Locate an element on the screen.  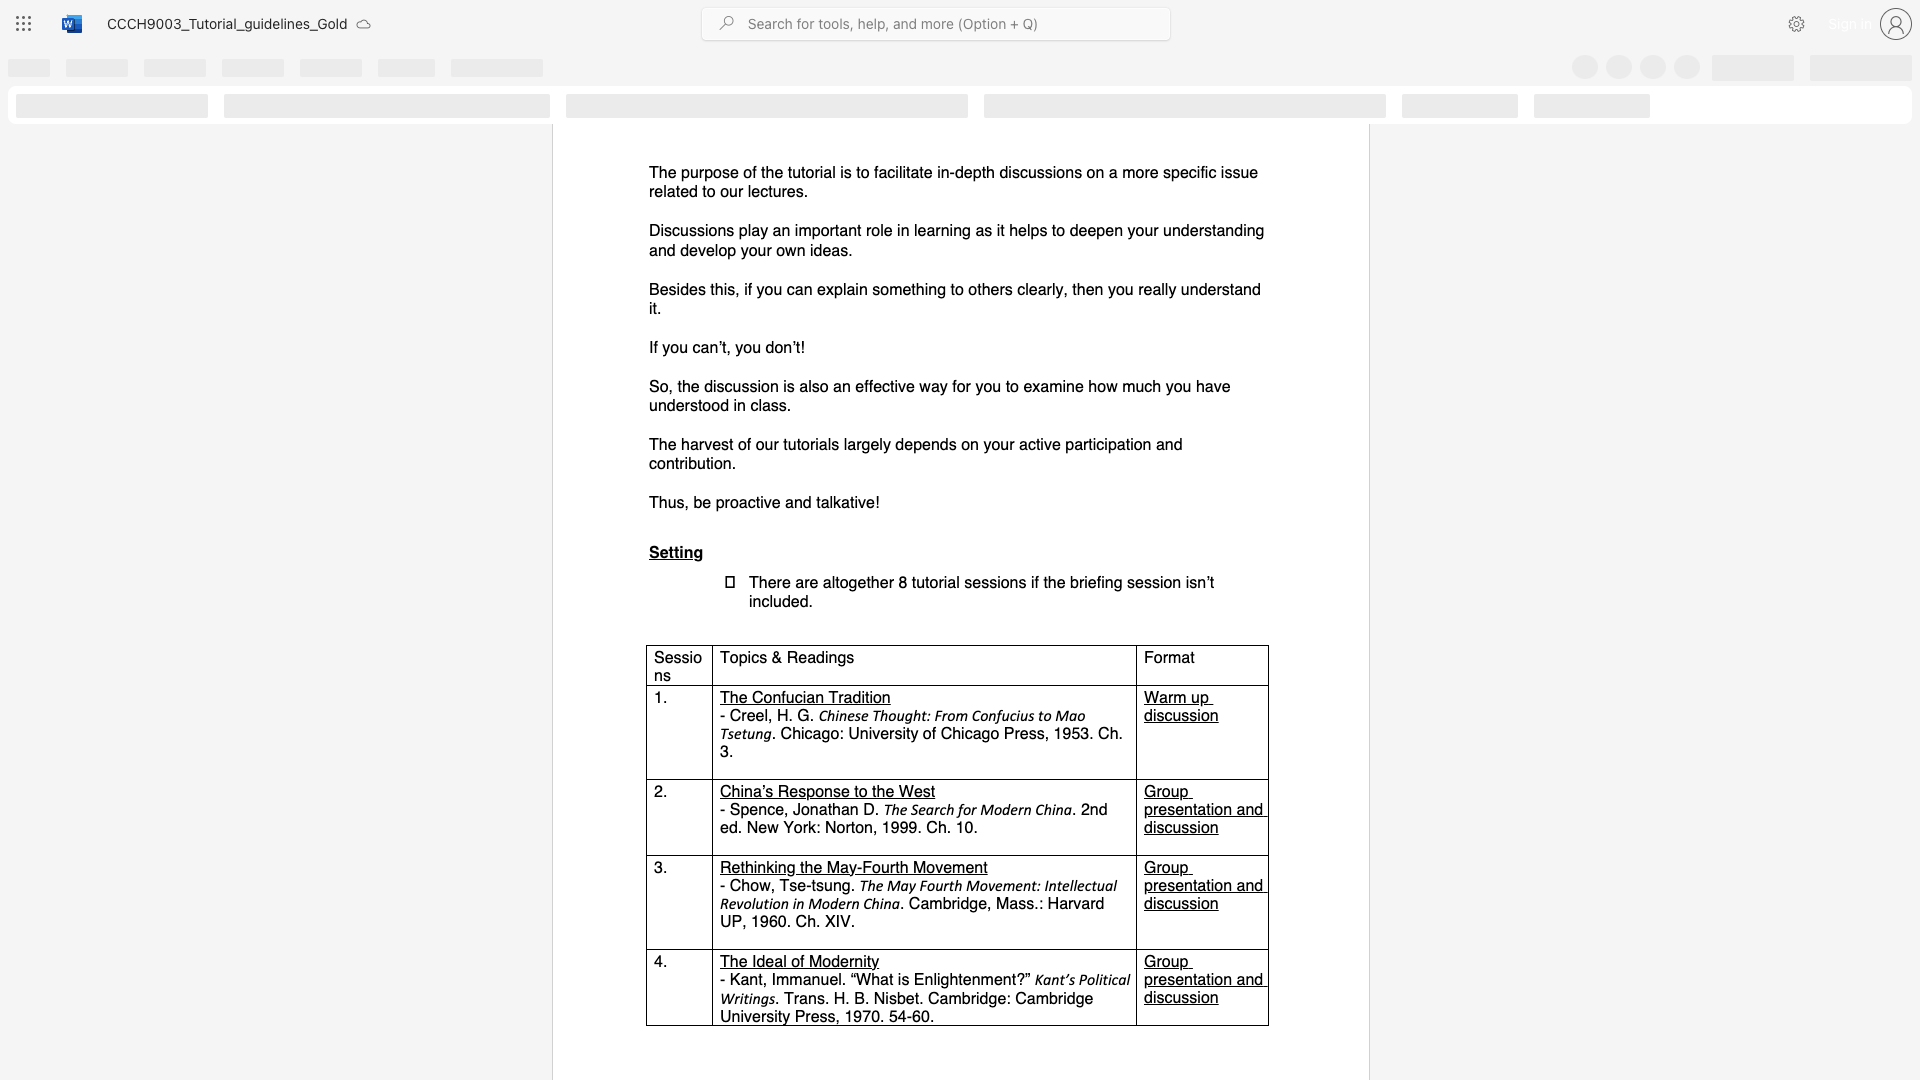
the 3th character "o" in the text is located at coordinates (1204, 903).